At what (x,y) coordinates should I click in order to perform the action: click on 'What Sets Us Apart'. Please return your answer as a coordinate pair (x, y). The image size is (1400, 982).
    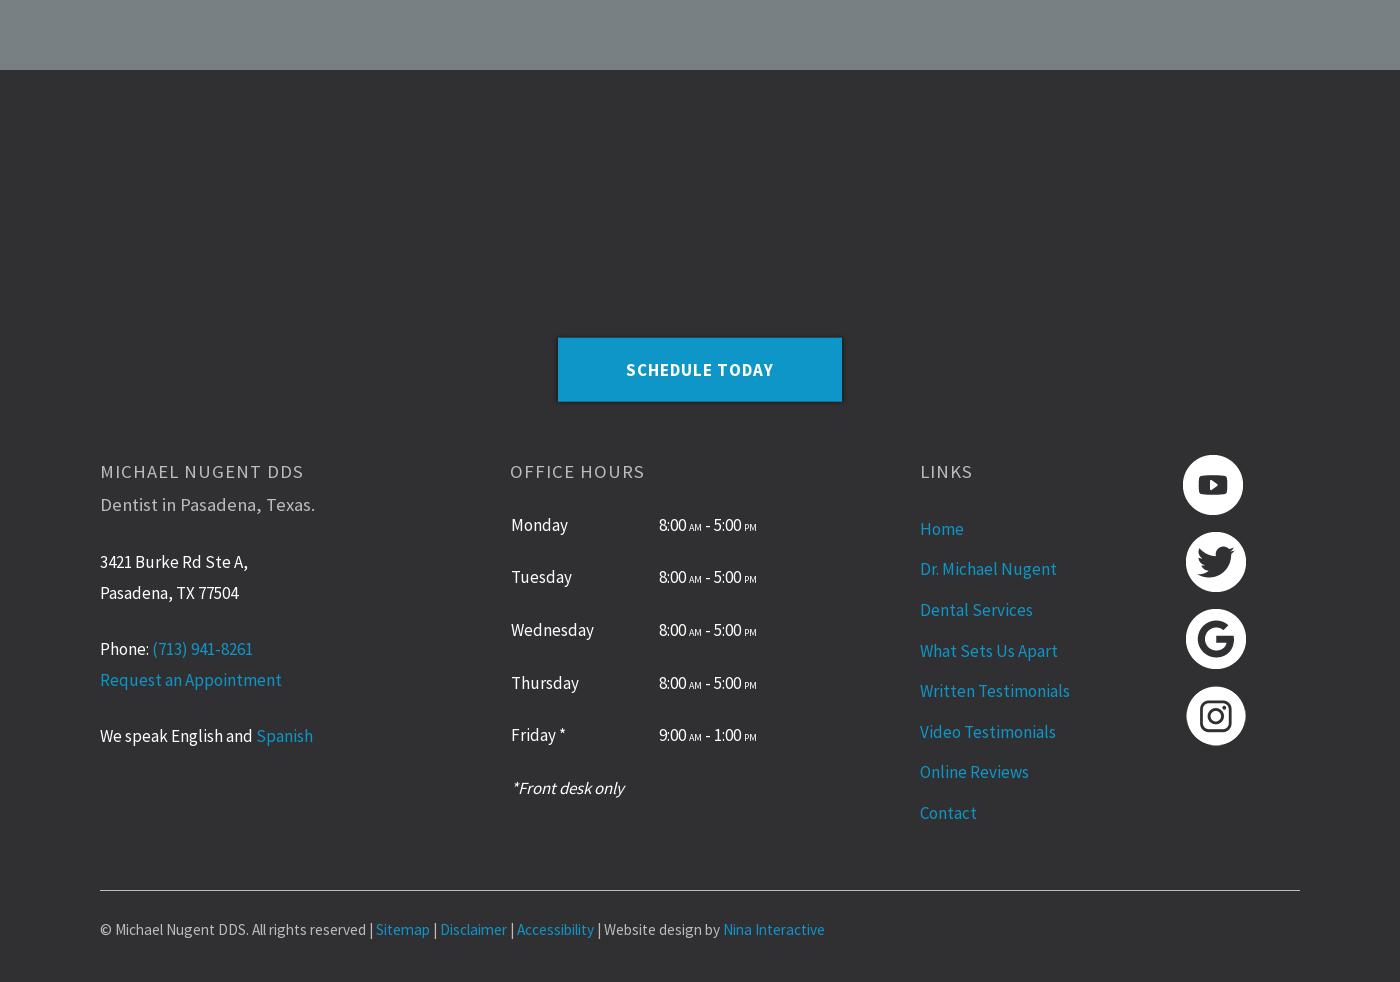
    Looking at the image, I should click on (988, 648).